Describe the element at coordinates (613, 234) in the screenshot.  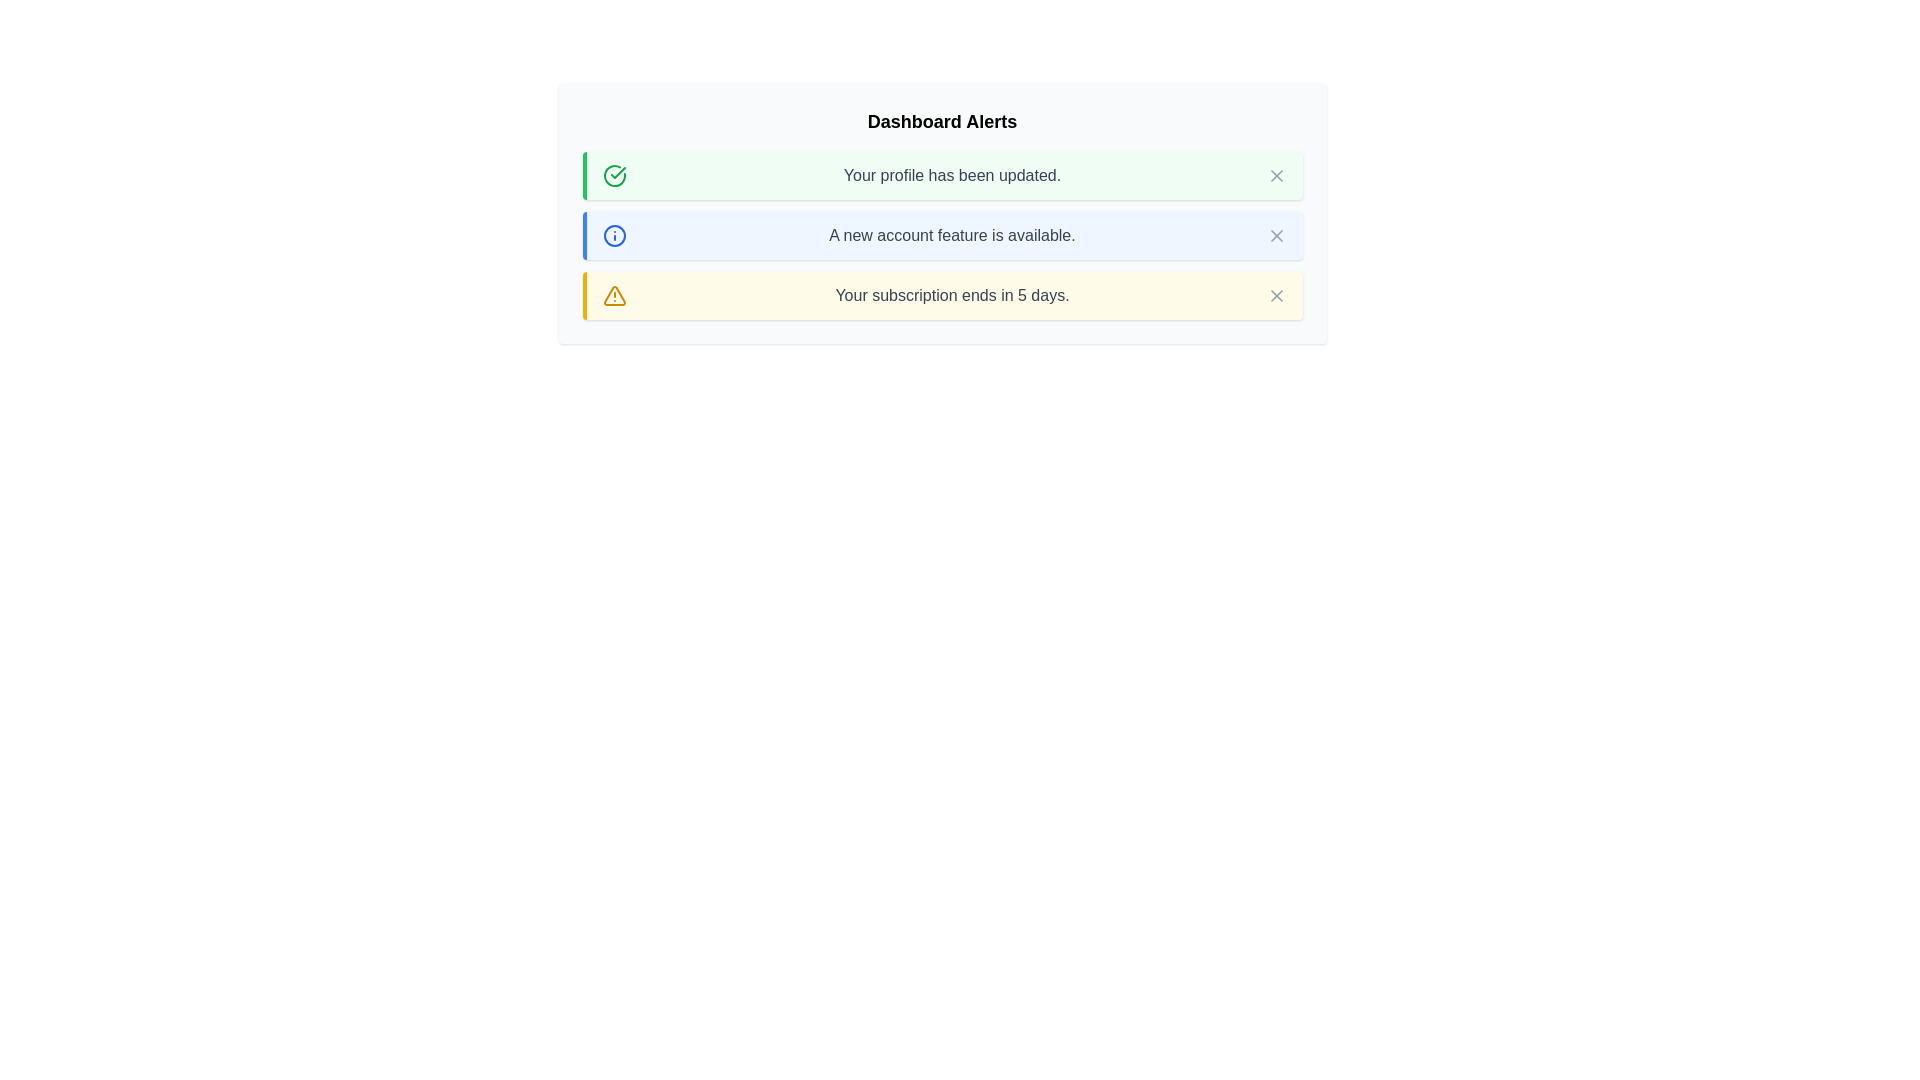
I see `the decorative SVG circle element that serves as the main circular component in the icon next to the text 'A new account feature is available.' in the alerts panel` at that location.